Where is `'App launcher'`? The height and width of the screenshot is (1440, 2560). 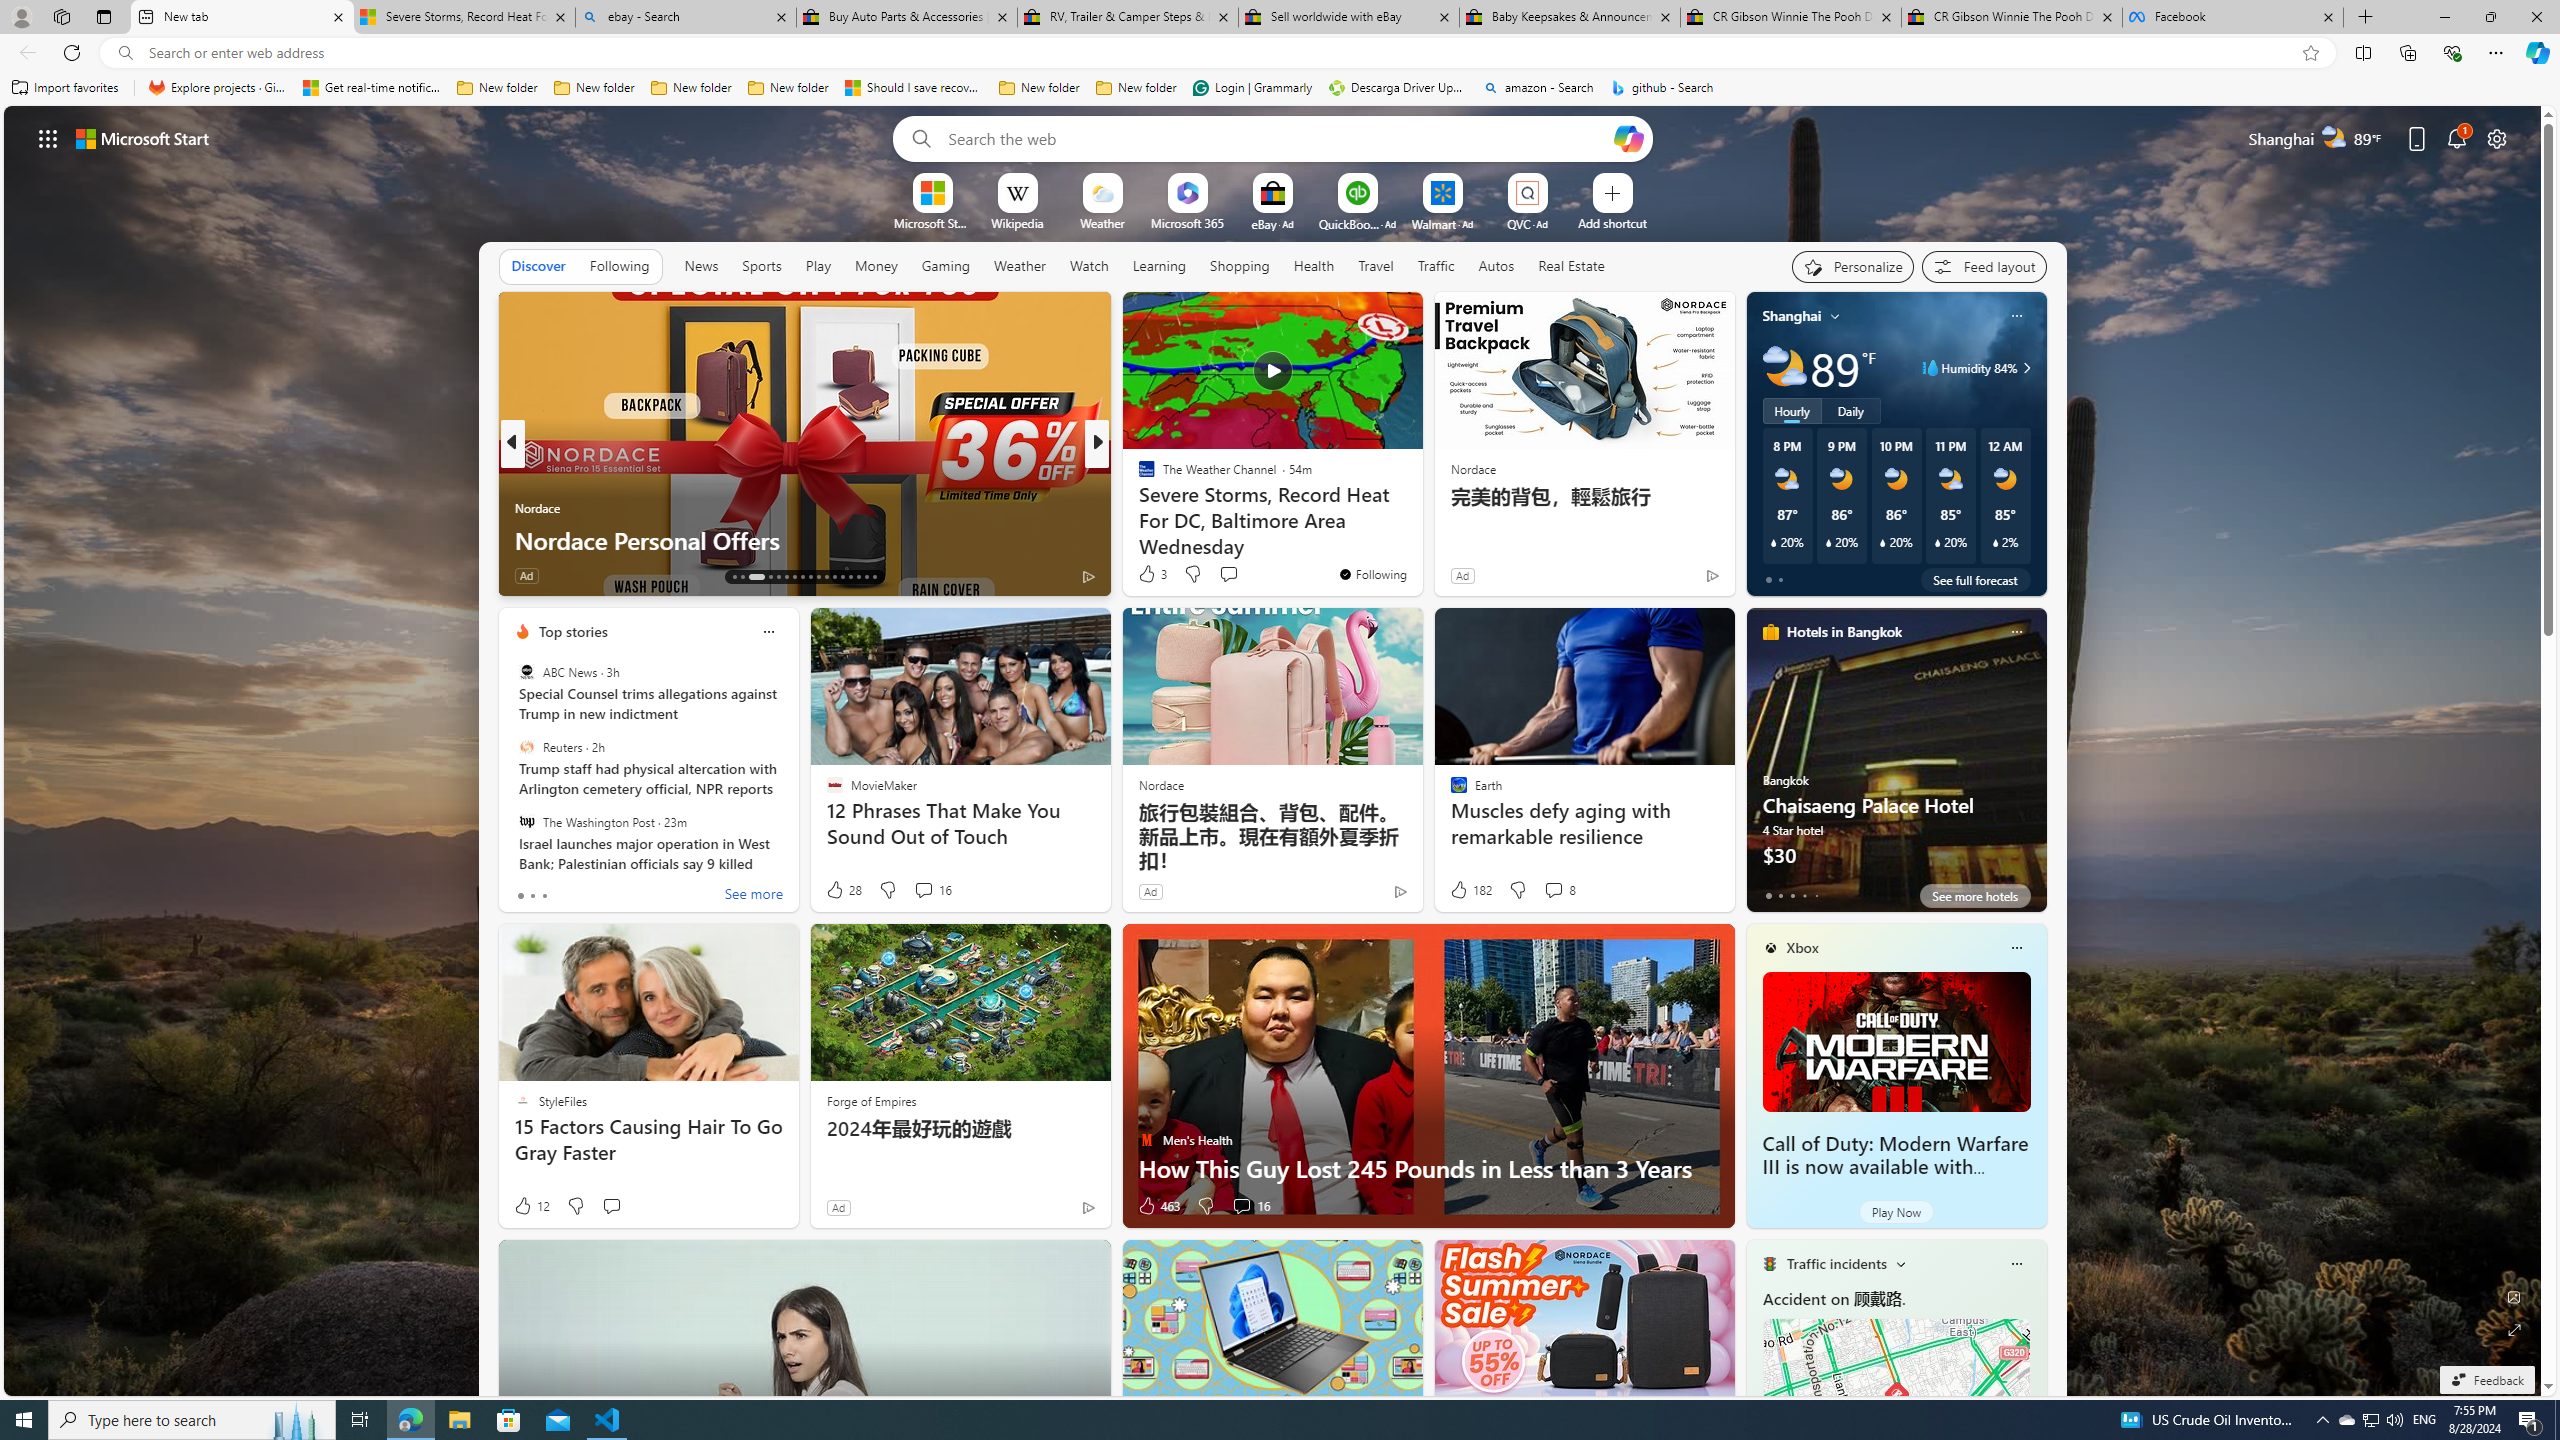 'App launcher' is located at coordinates (48, 137).